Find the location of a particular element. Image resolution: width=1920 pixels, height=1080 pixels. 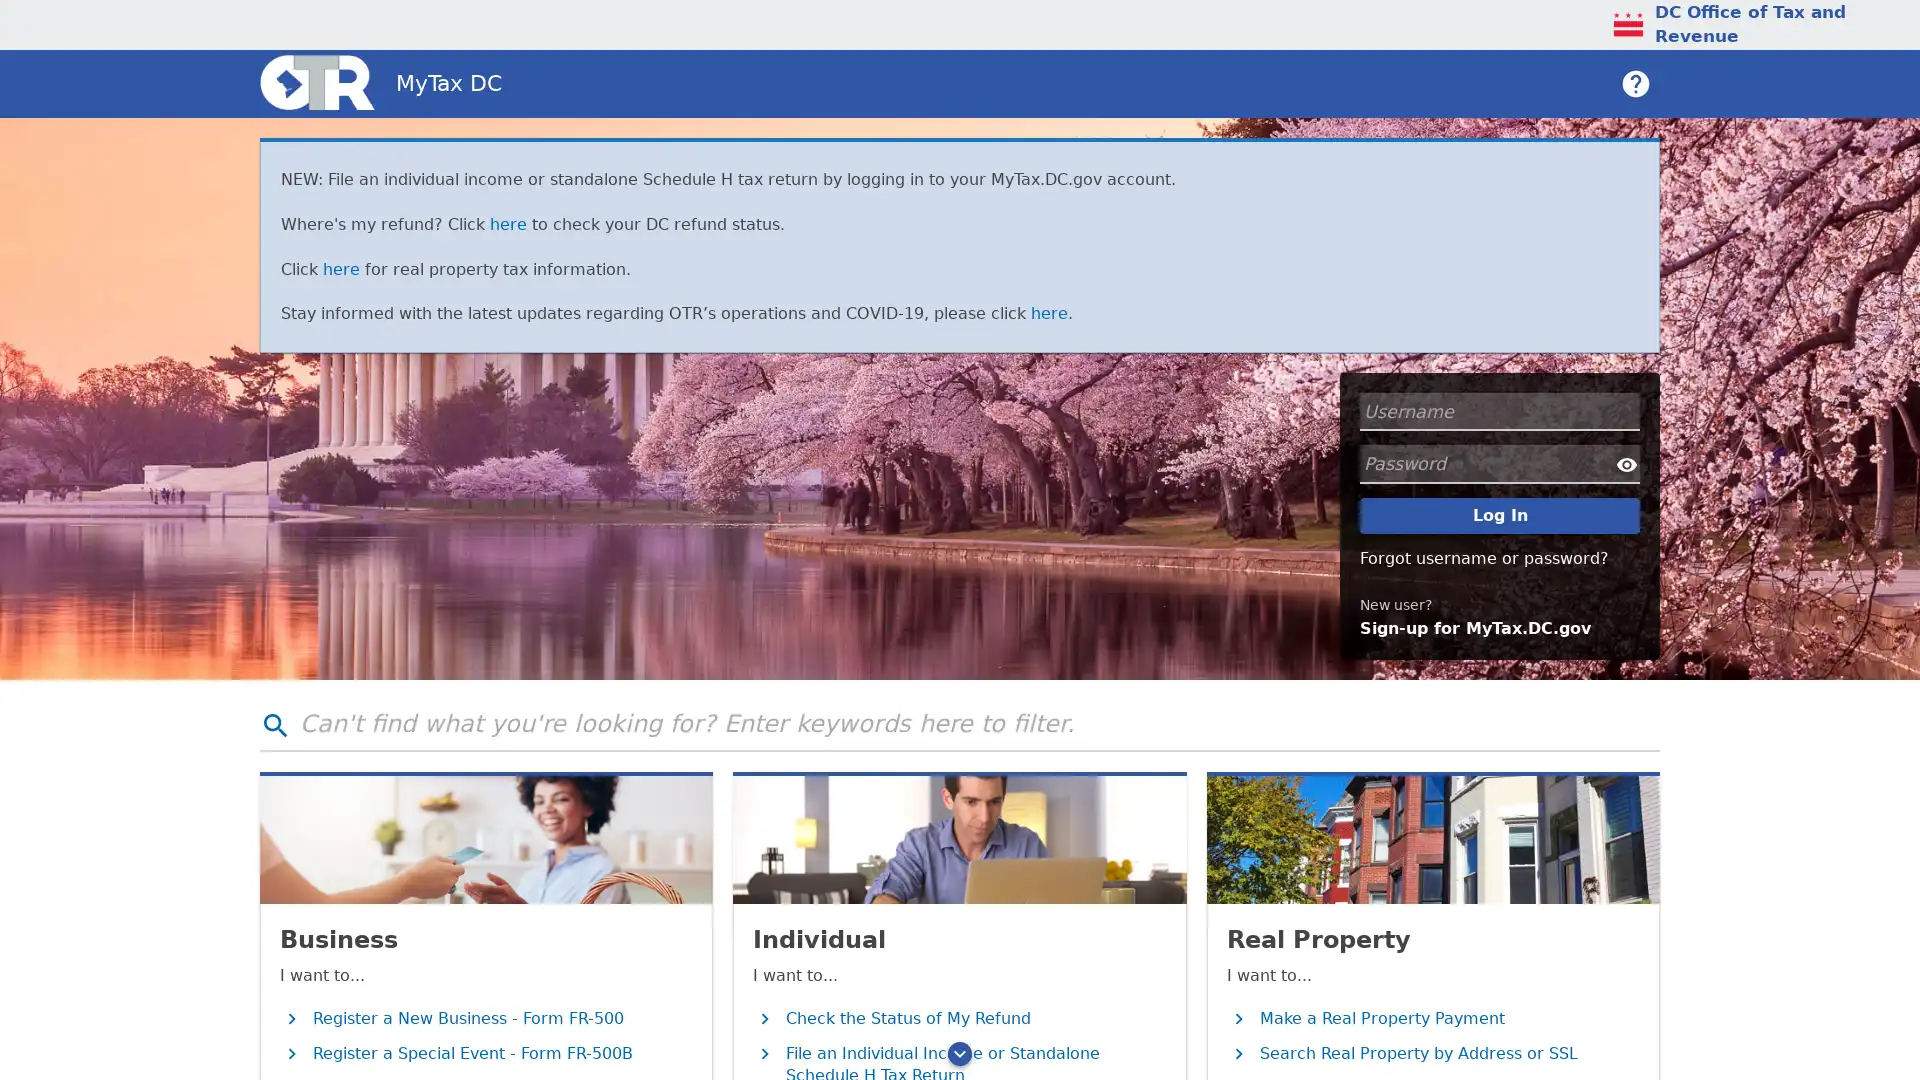

Show/Hide Password is located at coordinates (1627, 463).